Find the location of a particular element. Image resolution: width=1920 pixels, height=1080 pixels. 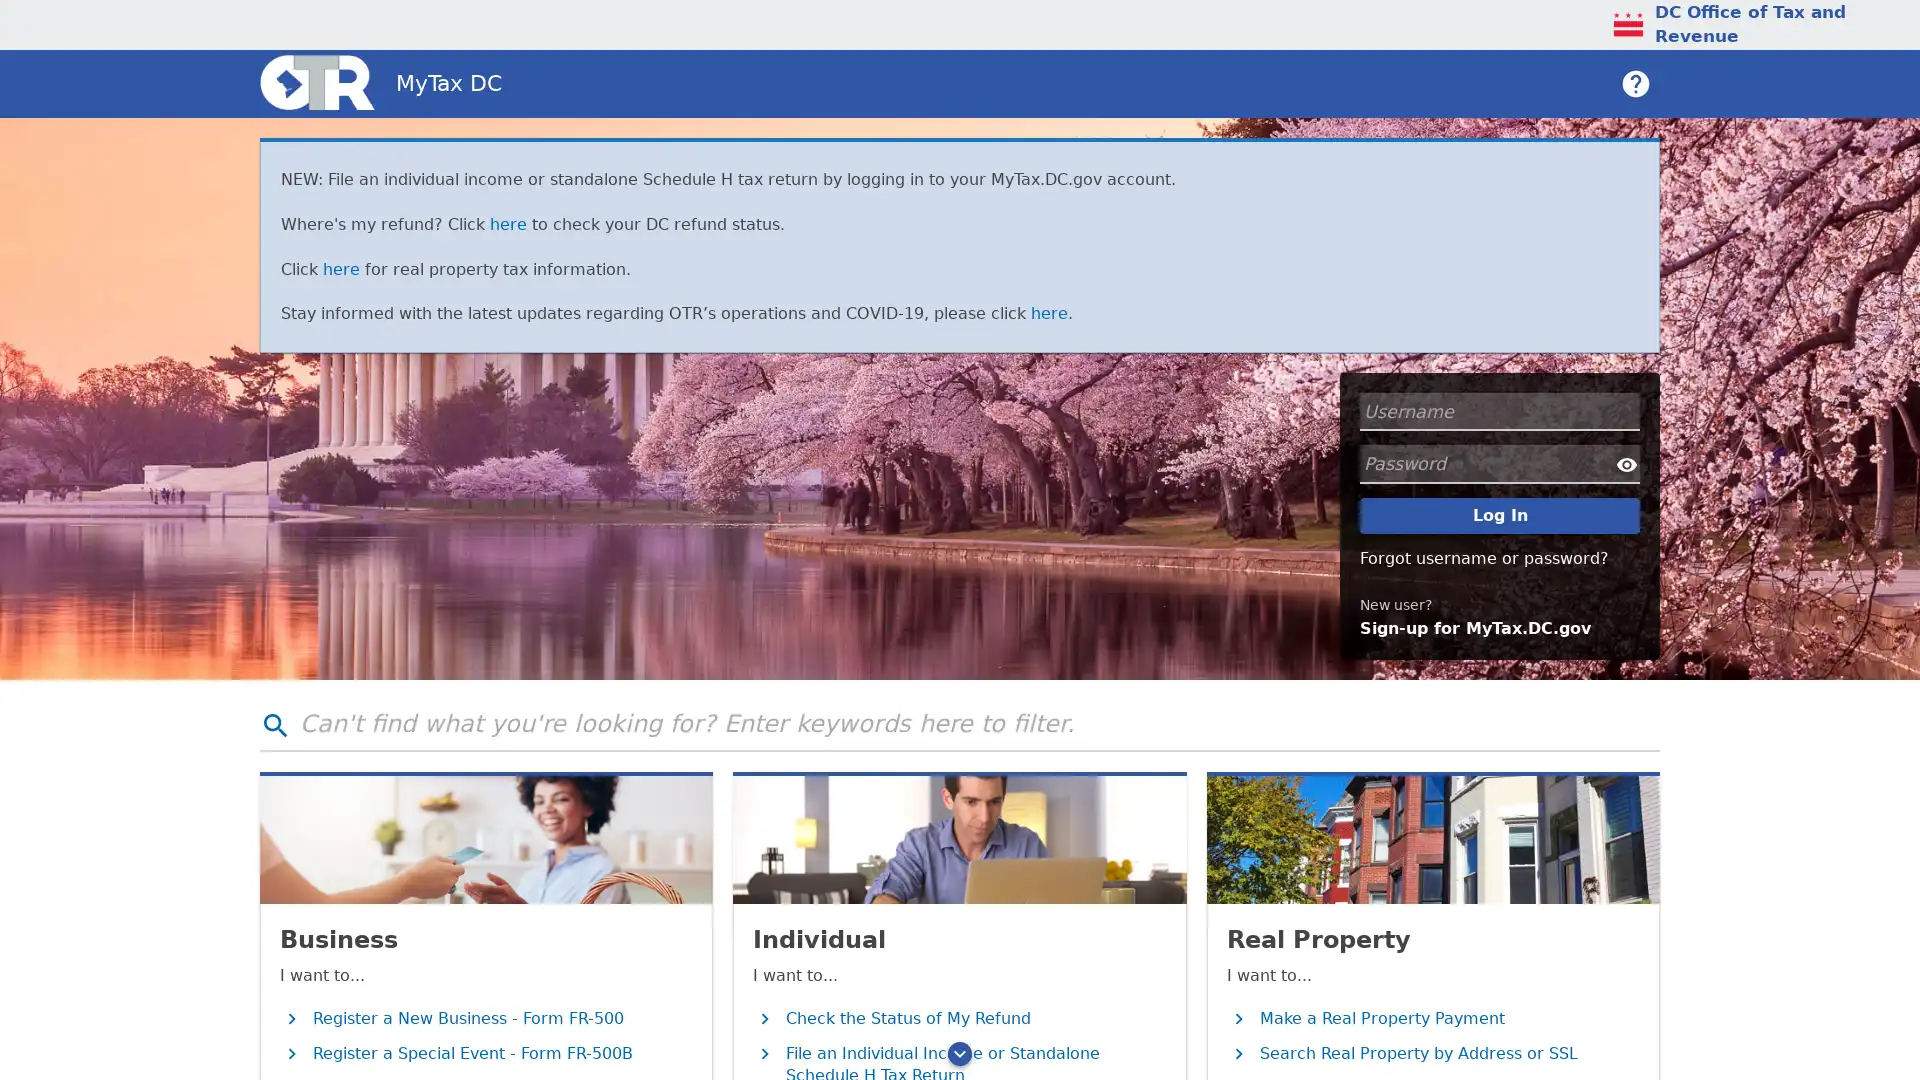

Show/Hide Password is located at coordinates (1627, 463).